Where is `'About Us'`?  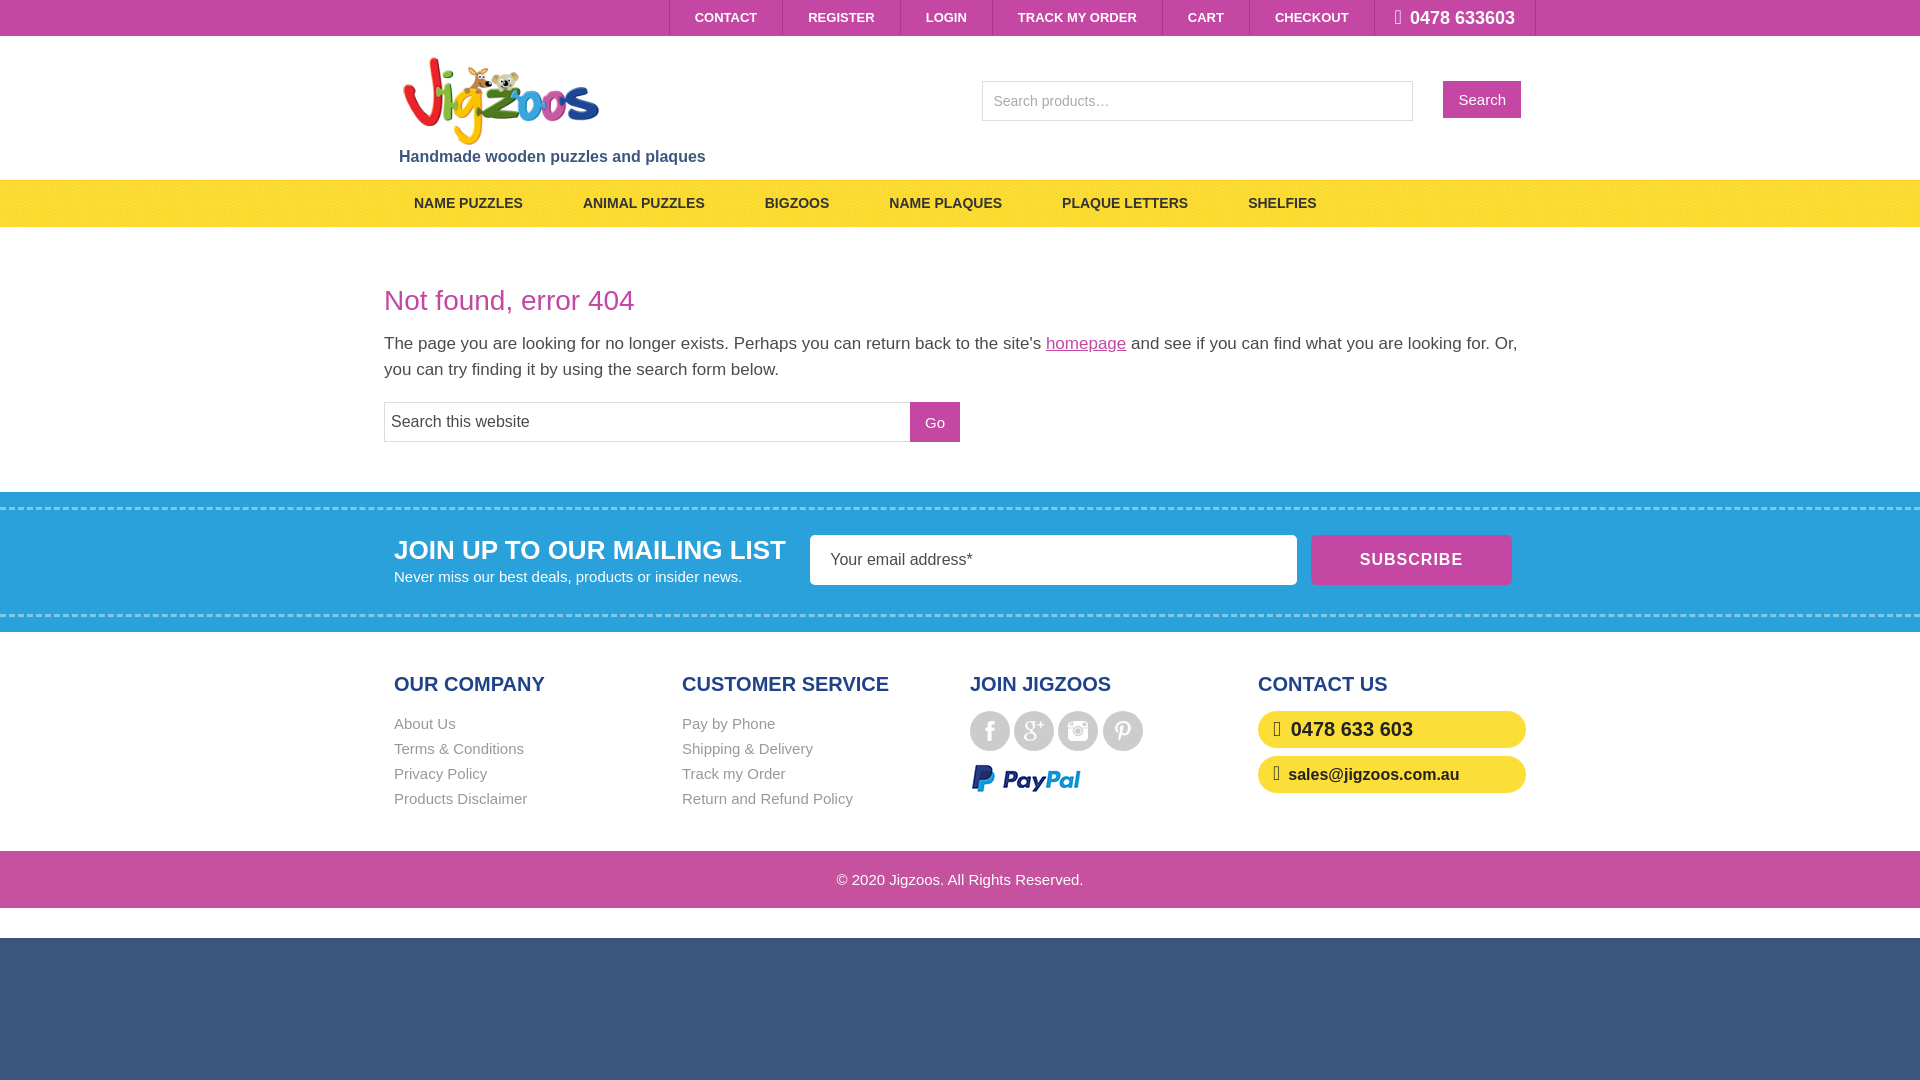
'About Us' is located at coordinates (393, 723).